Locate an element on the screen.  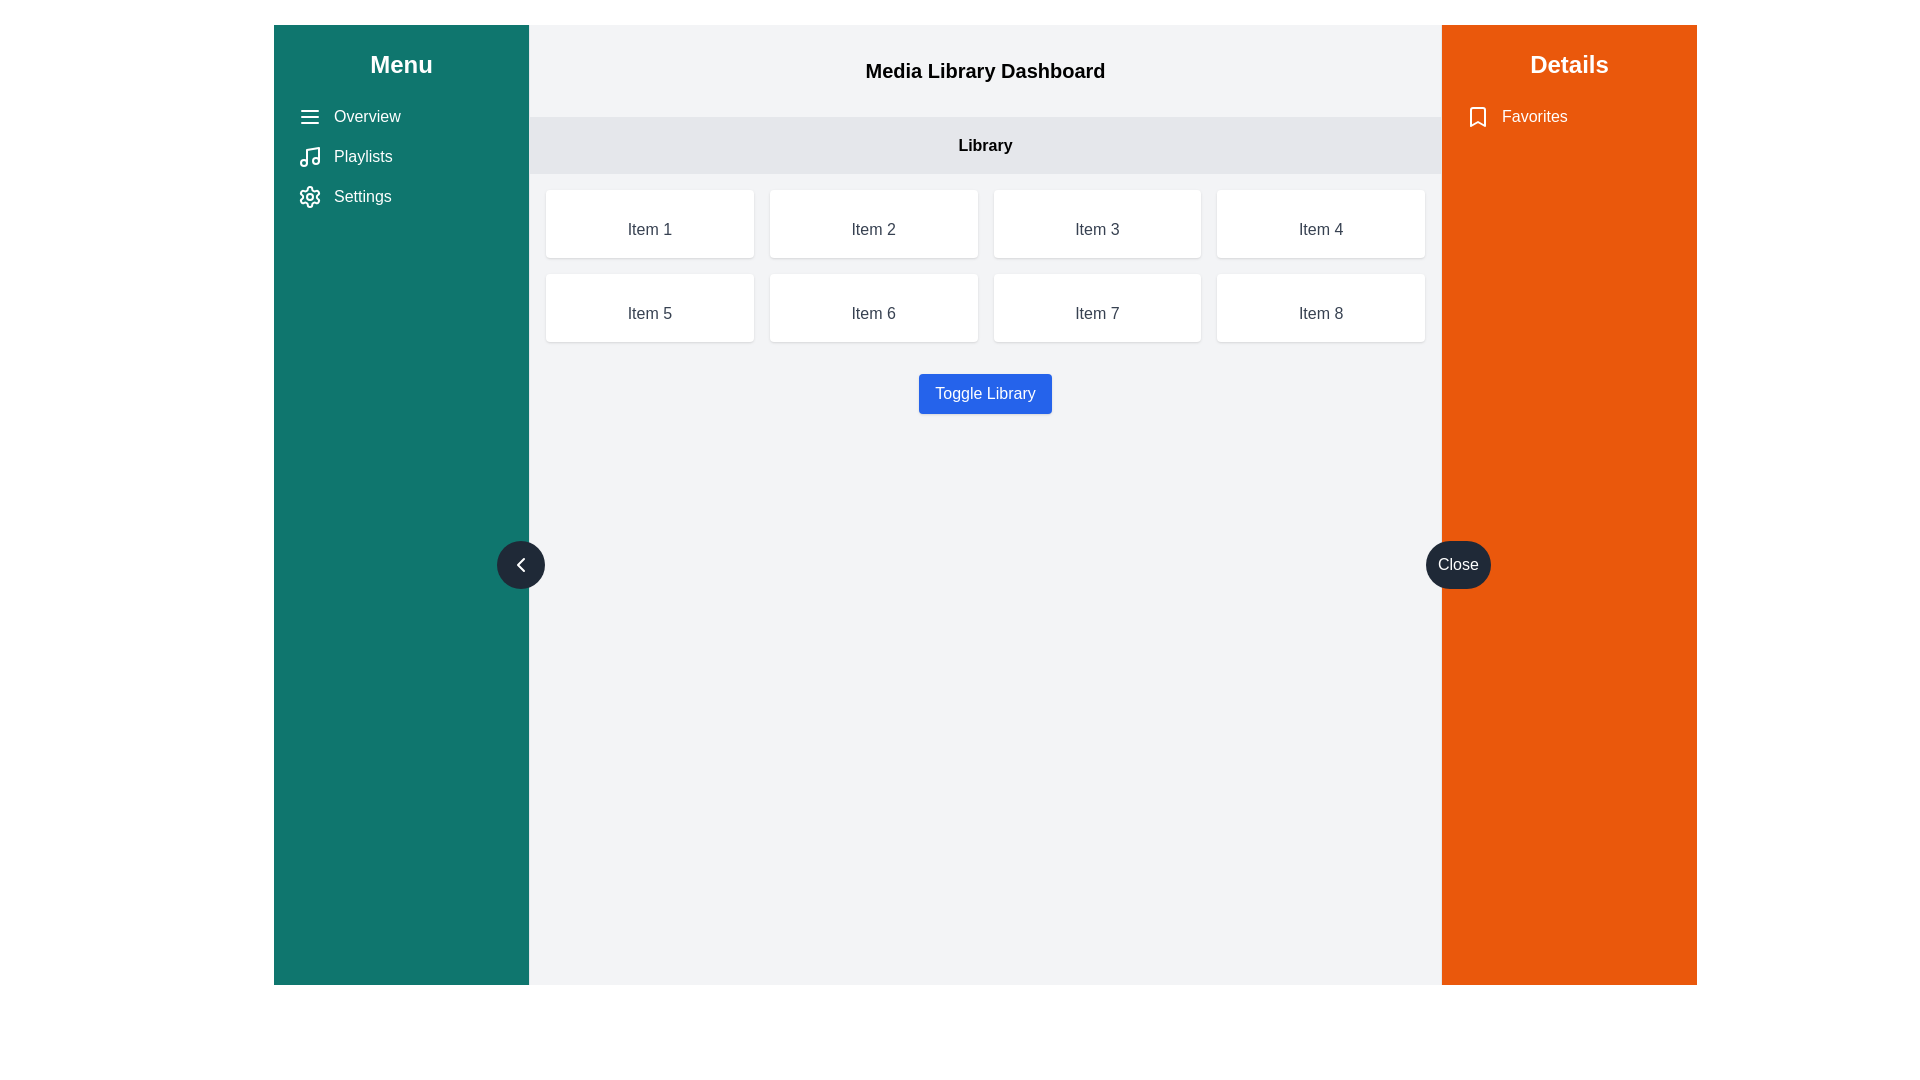
the bookmark icon located in the details panel on the right side of the interface, adjacent to the 'Favorites' label to interact with it is located at coordinates (1478, 116).